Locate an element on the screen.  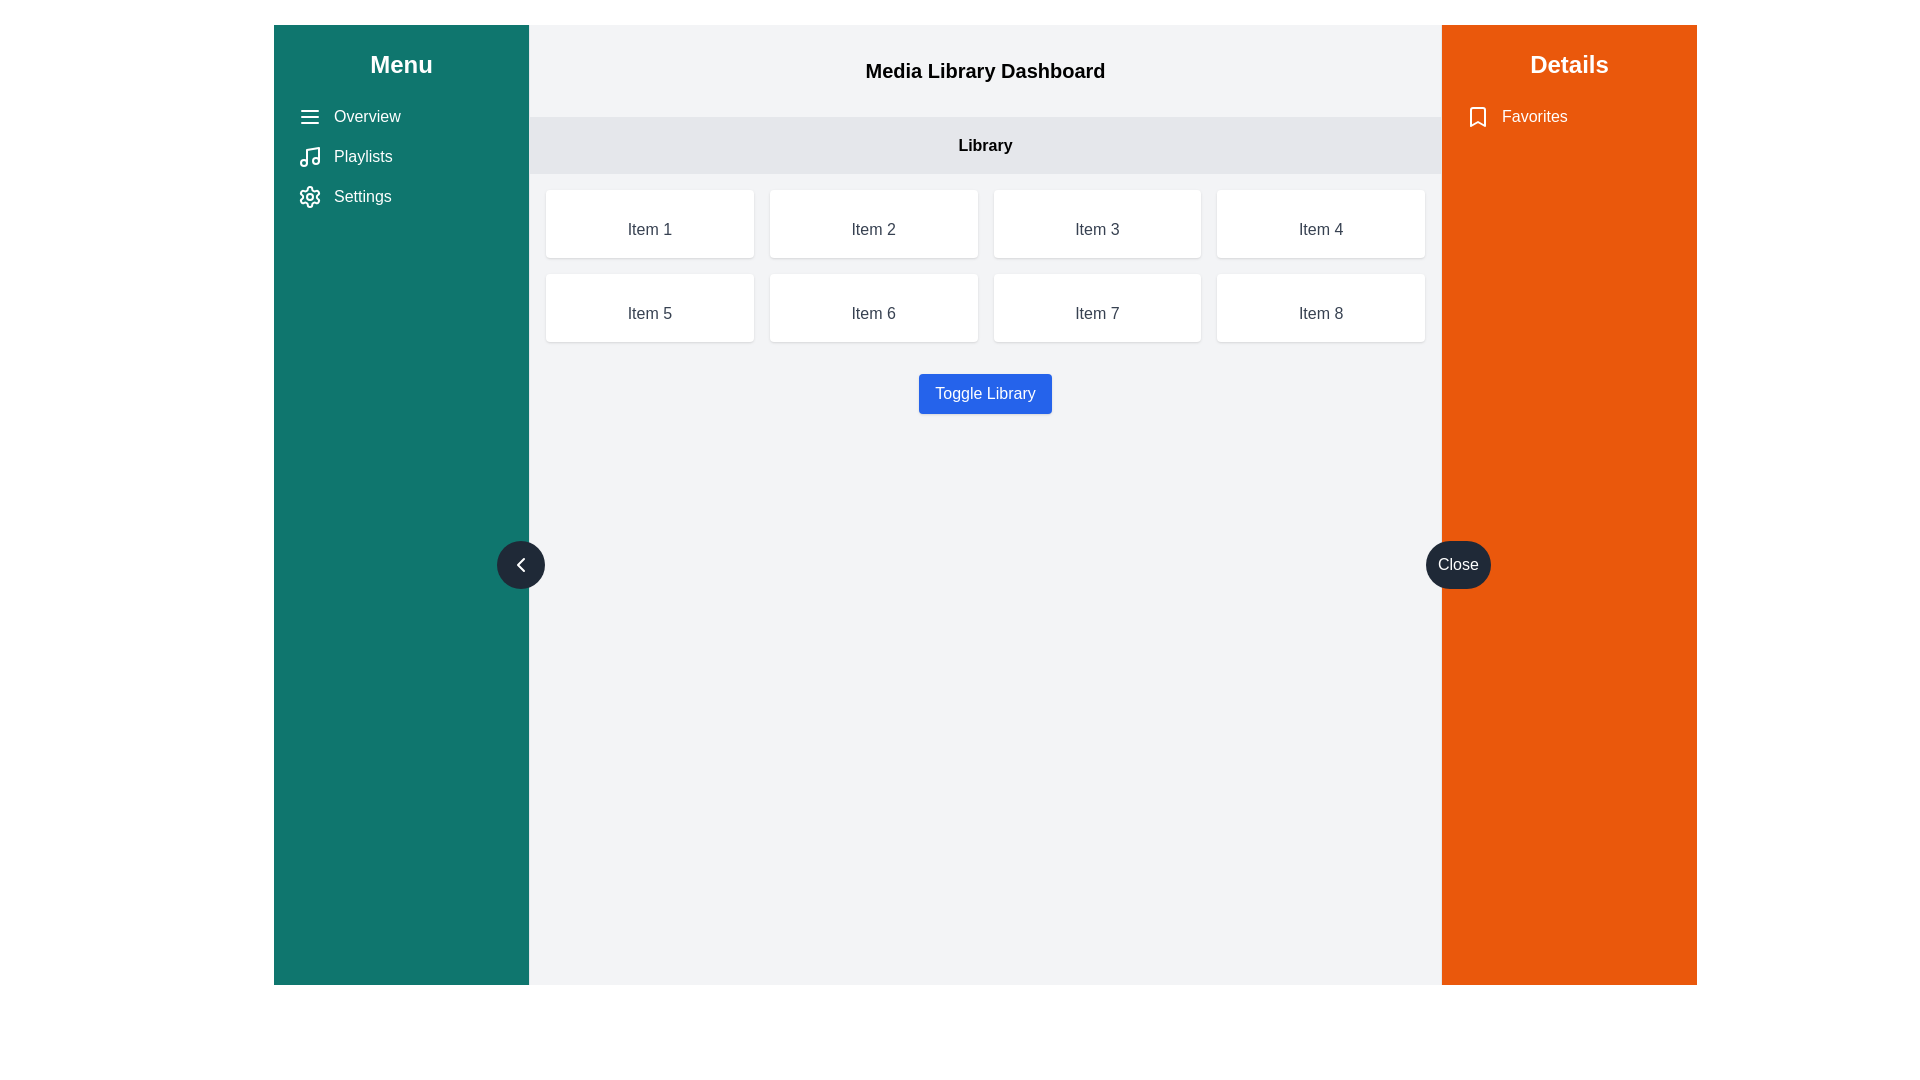
the bookmark icon located in the details panel on the right side of the interface, adjacent to the 'Favorites' label to interact with it is located at coordinates (1478, 116).